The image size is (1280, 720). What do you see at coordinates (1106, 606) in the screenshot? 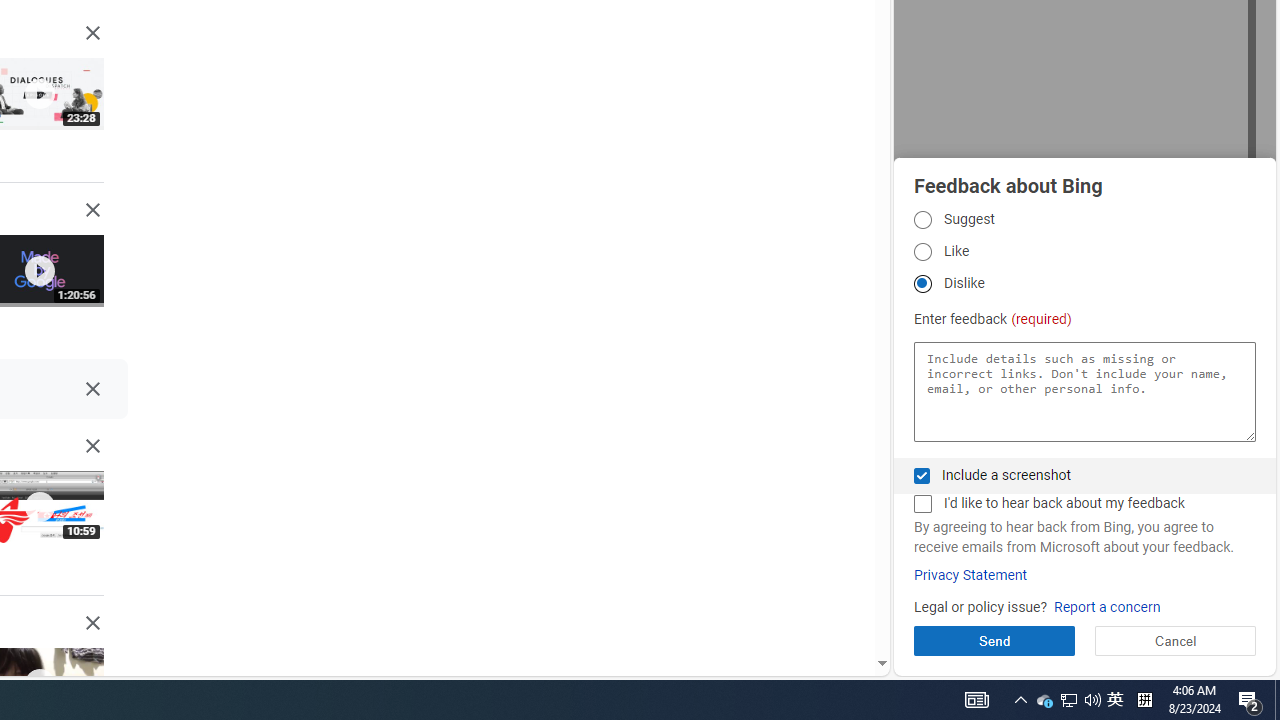
I see `'Report a concern'` at bounding box center [1106, 606].